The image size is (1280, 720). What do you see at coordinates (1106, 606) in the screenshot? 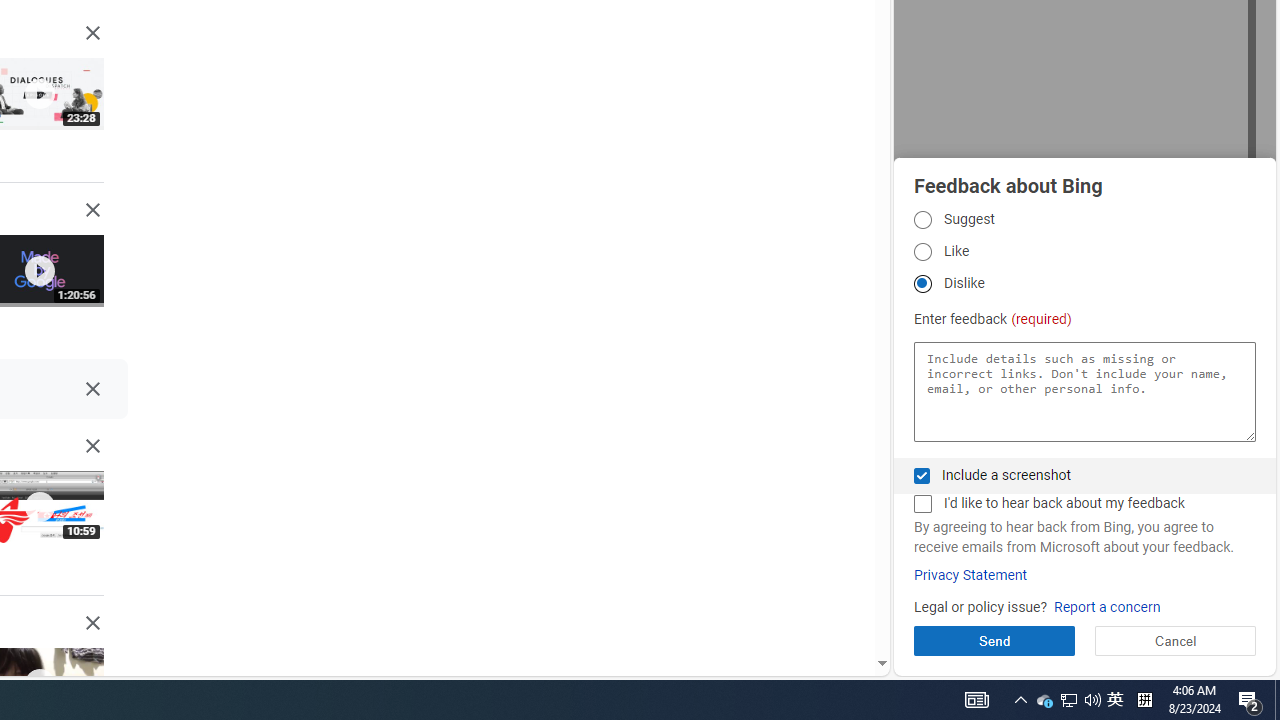
I see `'Report a concern'` at bounding box center [1106, 606].